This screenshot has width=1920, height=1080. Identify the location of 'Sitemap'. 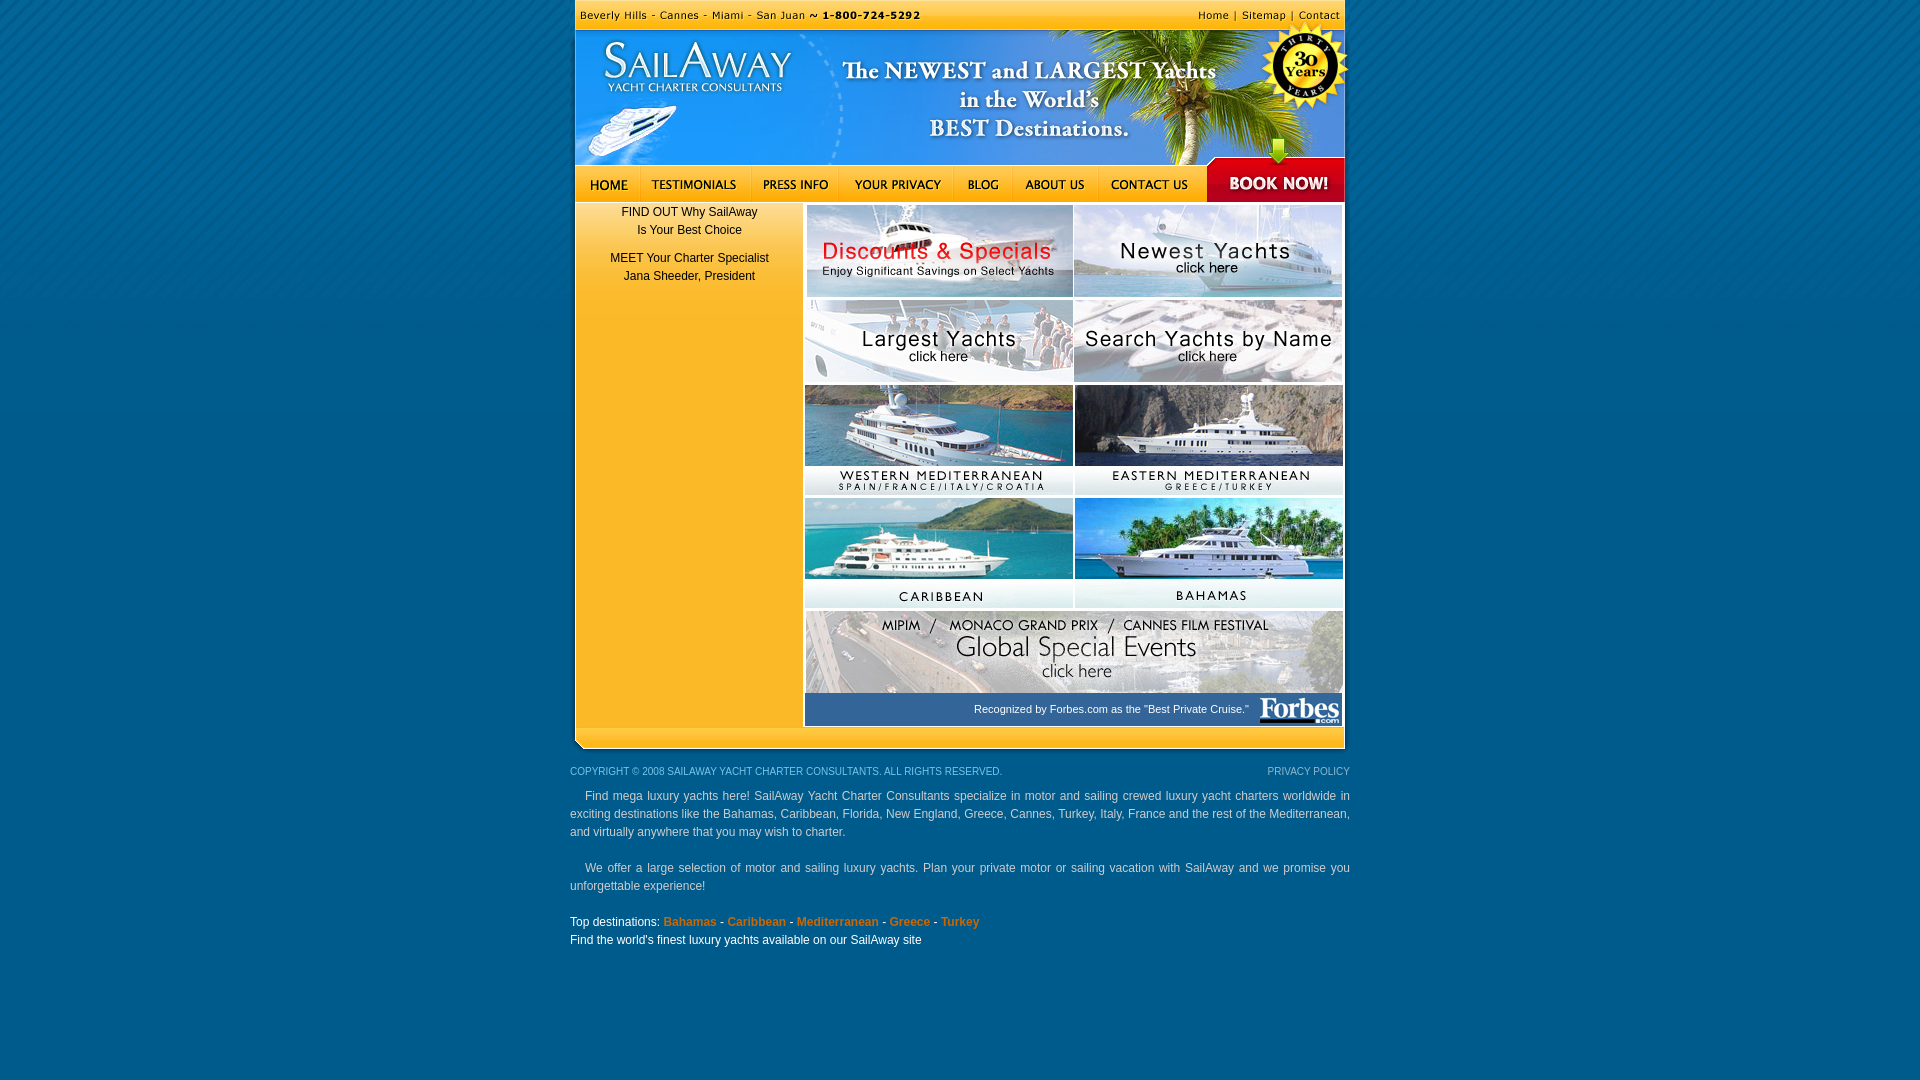
(1233, 15).